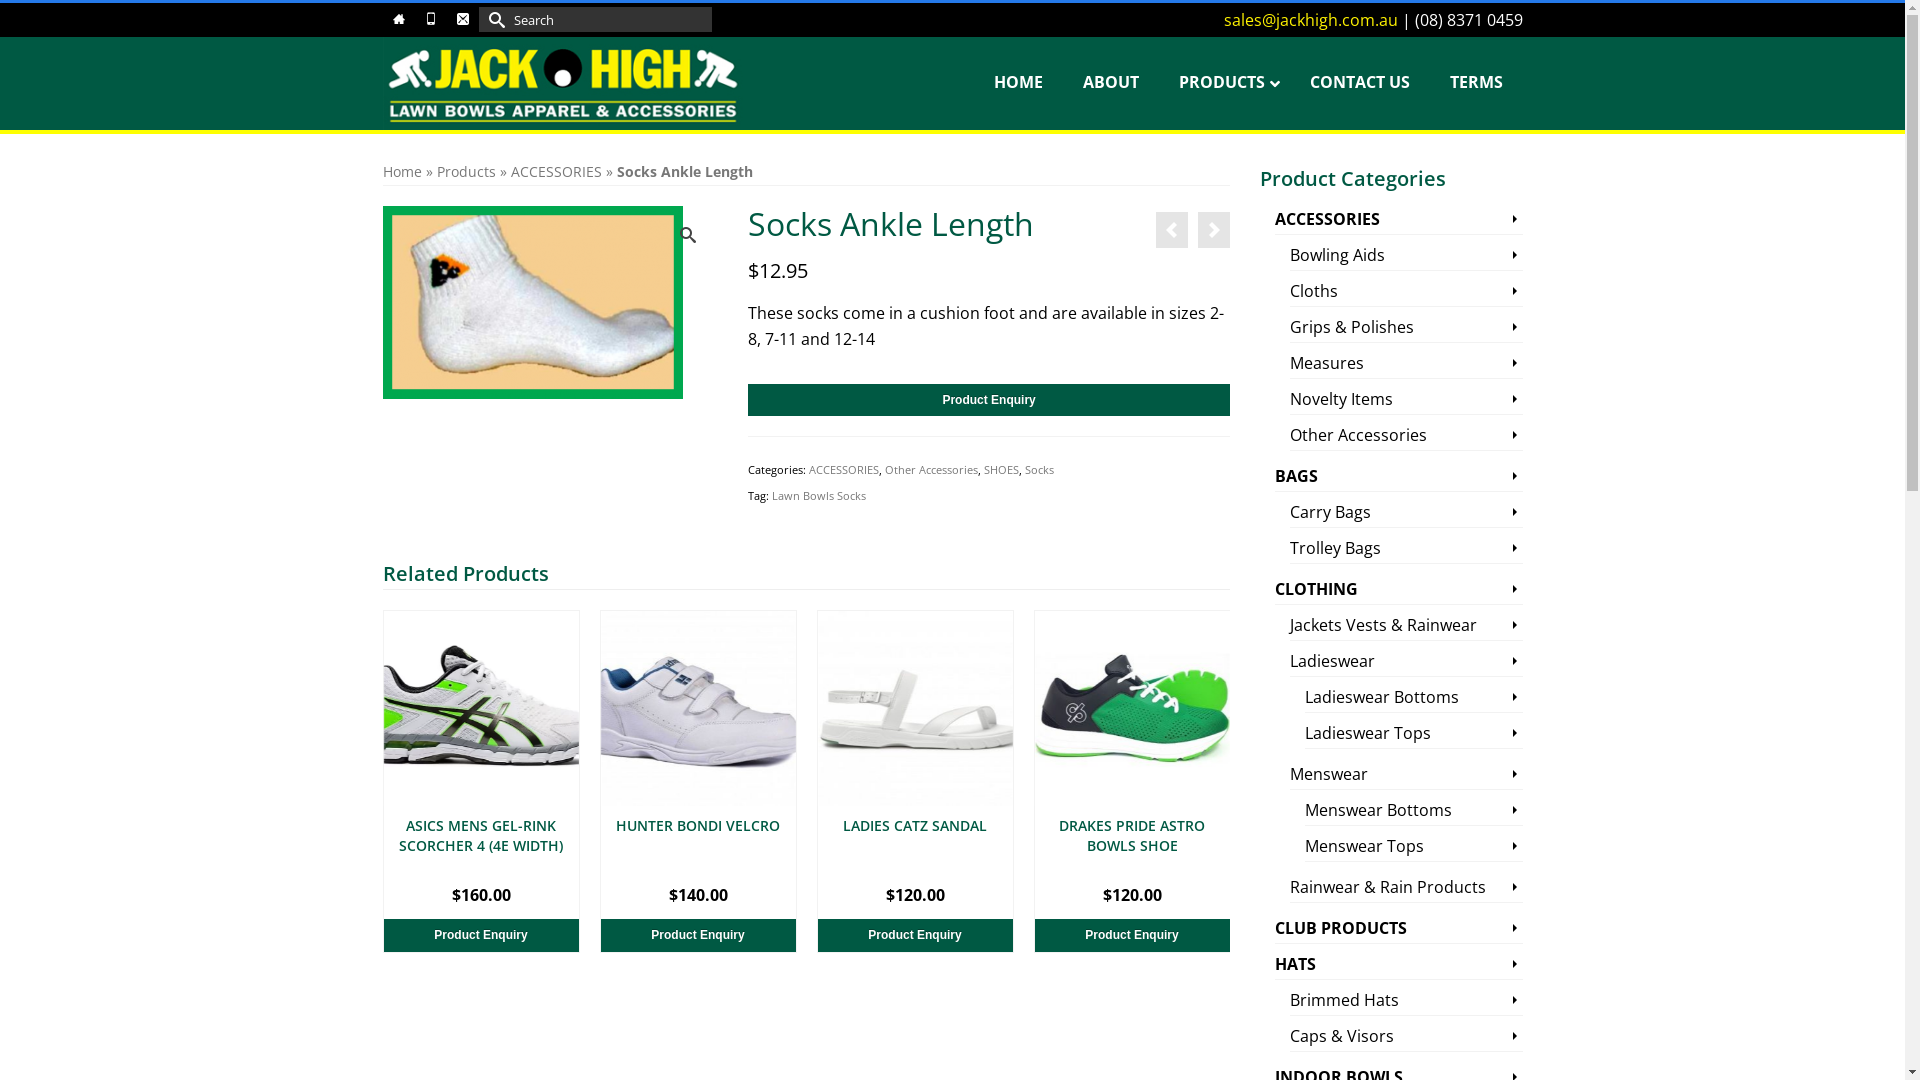 The image size is (1920, 1080). What do you see at coordinates (1305, 696) in the screenshot?
I see `'Ladieswear Bottoms'` at bounding box center [1305, 696].